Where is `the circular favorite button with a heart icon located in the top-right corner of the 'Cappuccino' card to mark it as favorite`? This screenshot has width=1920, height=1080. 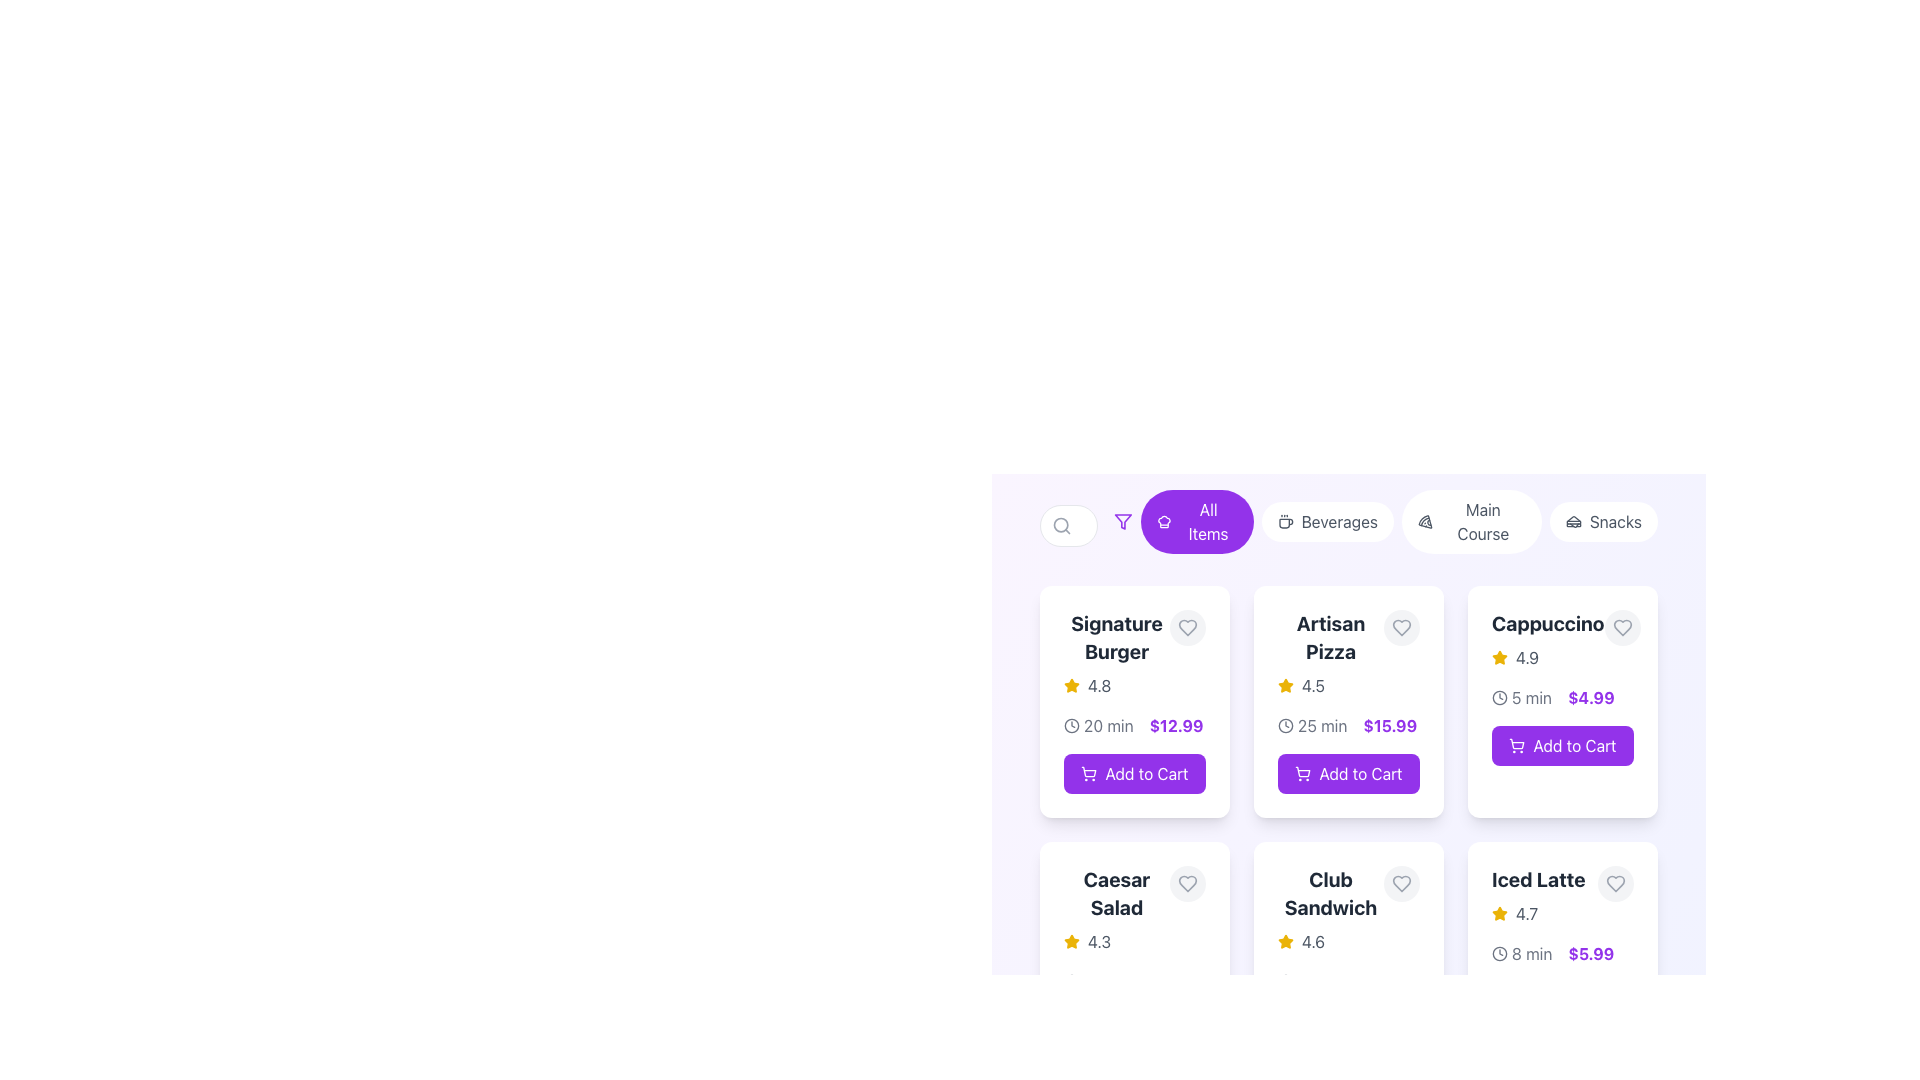
the circular favorite button with a heart icon located in the top-right corner of the 'Cappuccino' card to mark it as favorite is located at coordinates (1622, 627).